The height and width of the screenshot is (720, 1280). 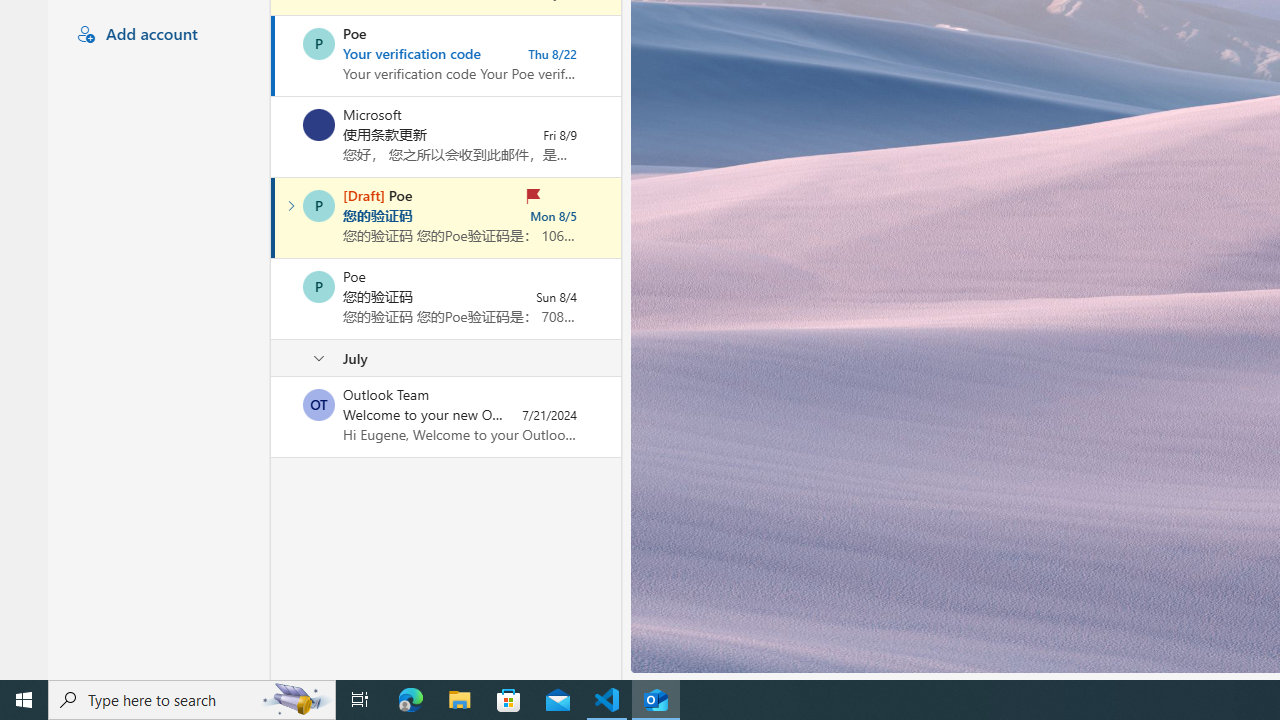 What do you see at coordinates (155, 35) in the screenshot?
I see `'Add account'` at bounding box center [155, 35].